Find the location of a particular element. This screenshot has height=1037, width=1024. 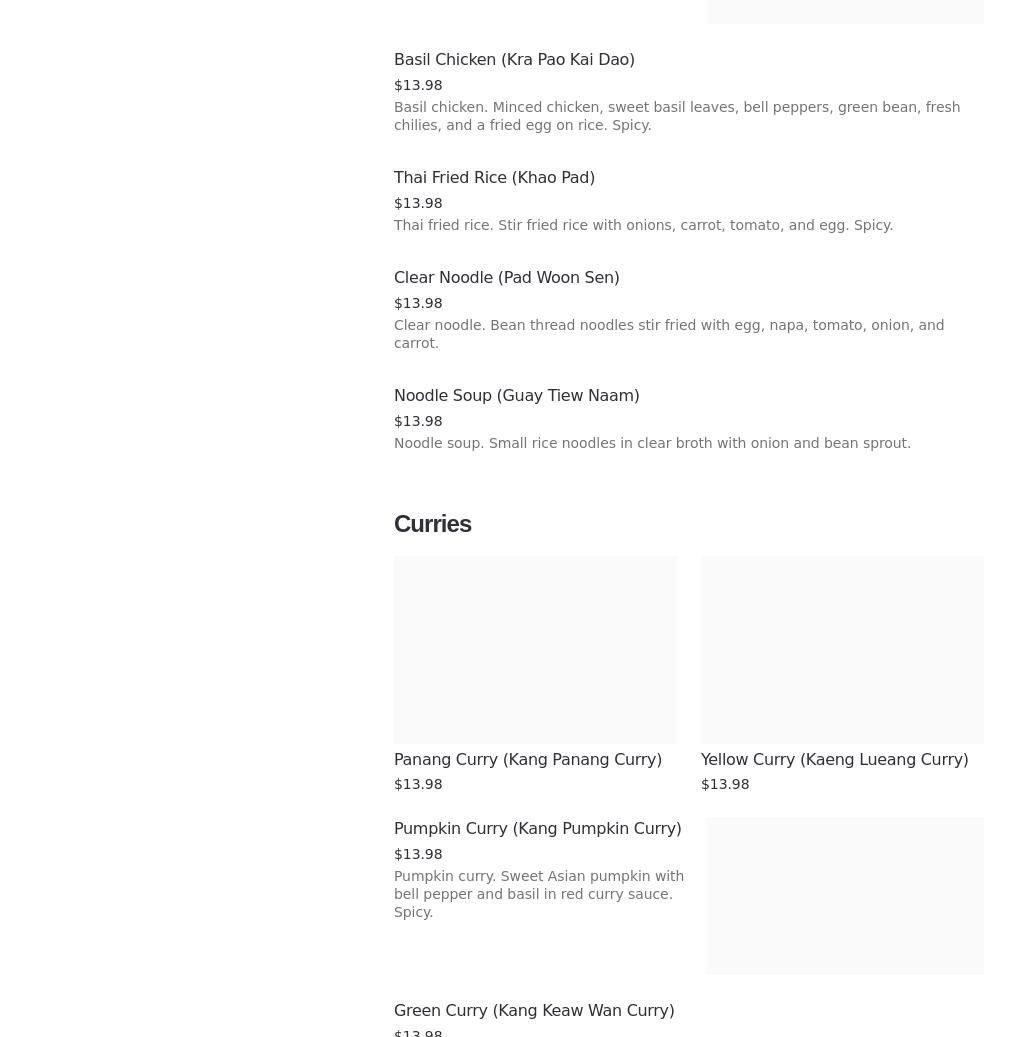

'Green Curry (Kang Keaw Wan Curry)' is located at coordinates (534, 1010).